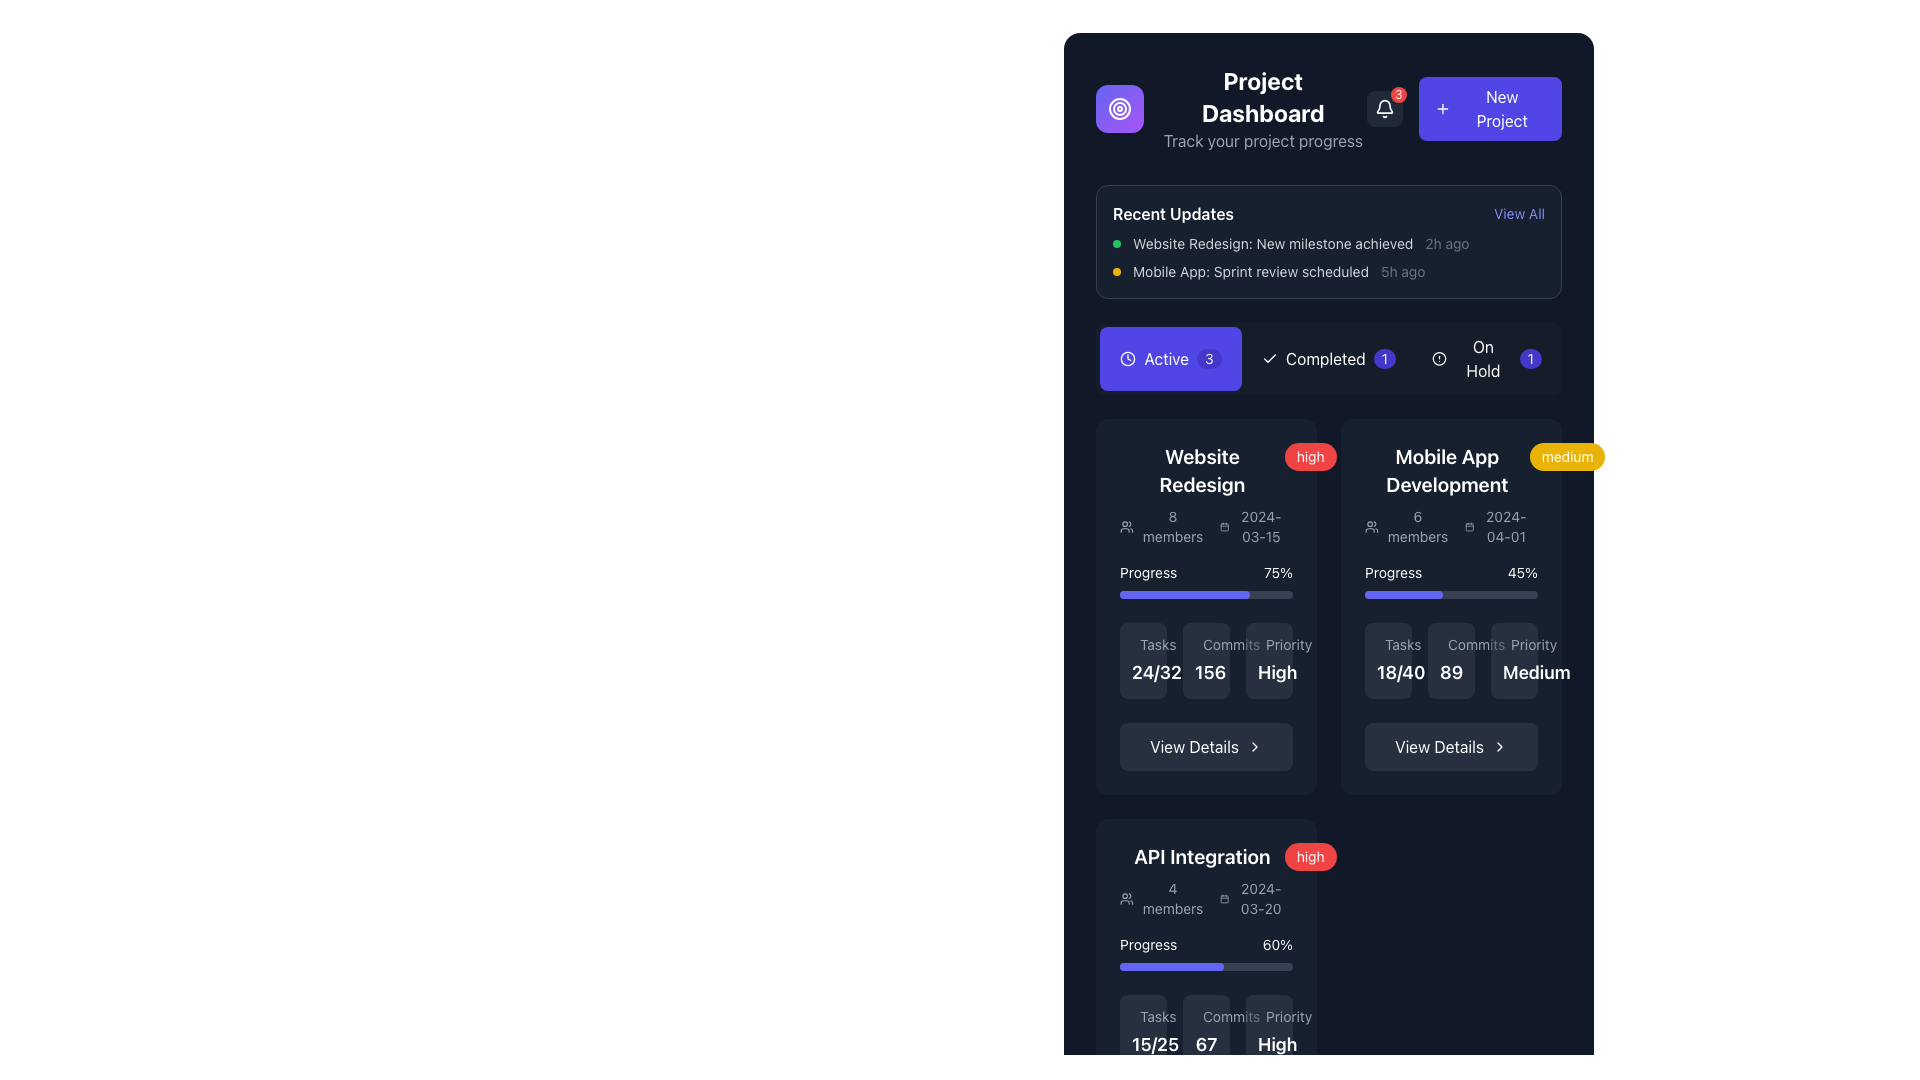 The height and width of the screenshot is (1080, 1920). What do you see at coordinates (1253, 747) in the screenshot?
I see `the rightward-facing chevron-shaped arrow icon that is located adjacent to the 'View Details' button, indicating a forward action` at bounding box center [1253, 747].